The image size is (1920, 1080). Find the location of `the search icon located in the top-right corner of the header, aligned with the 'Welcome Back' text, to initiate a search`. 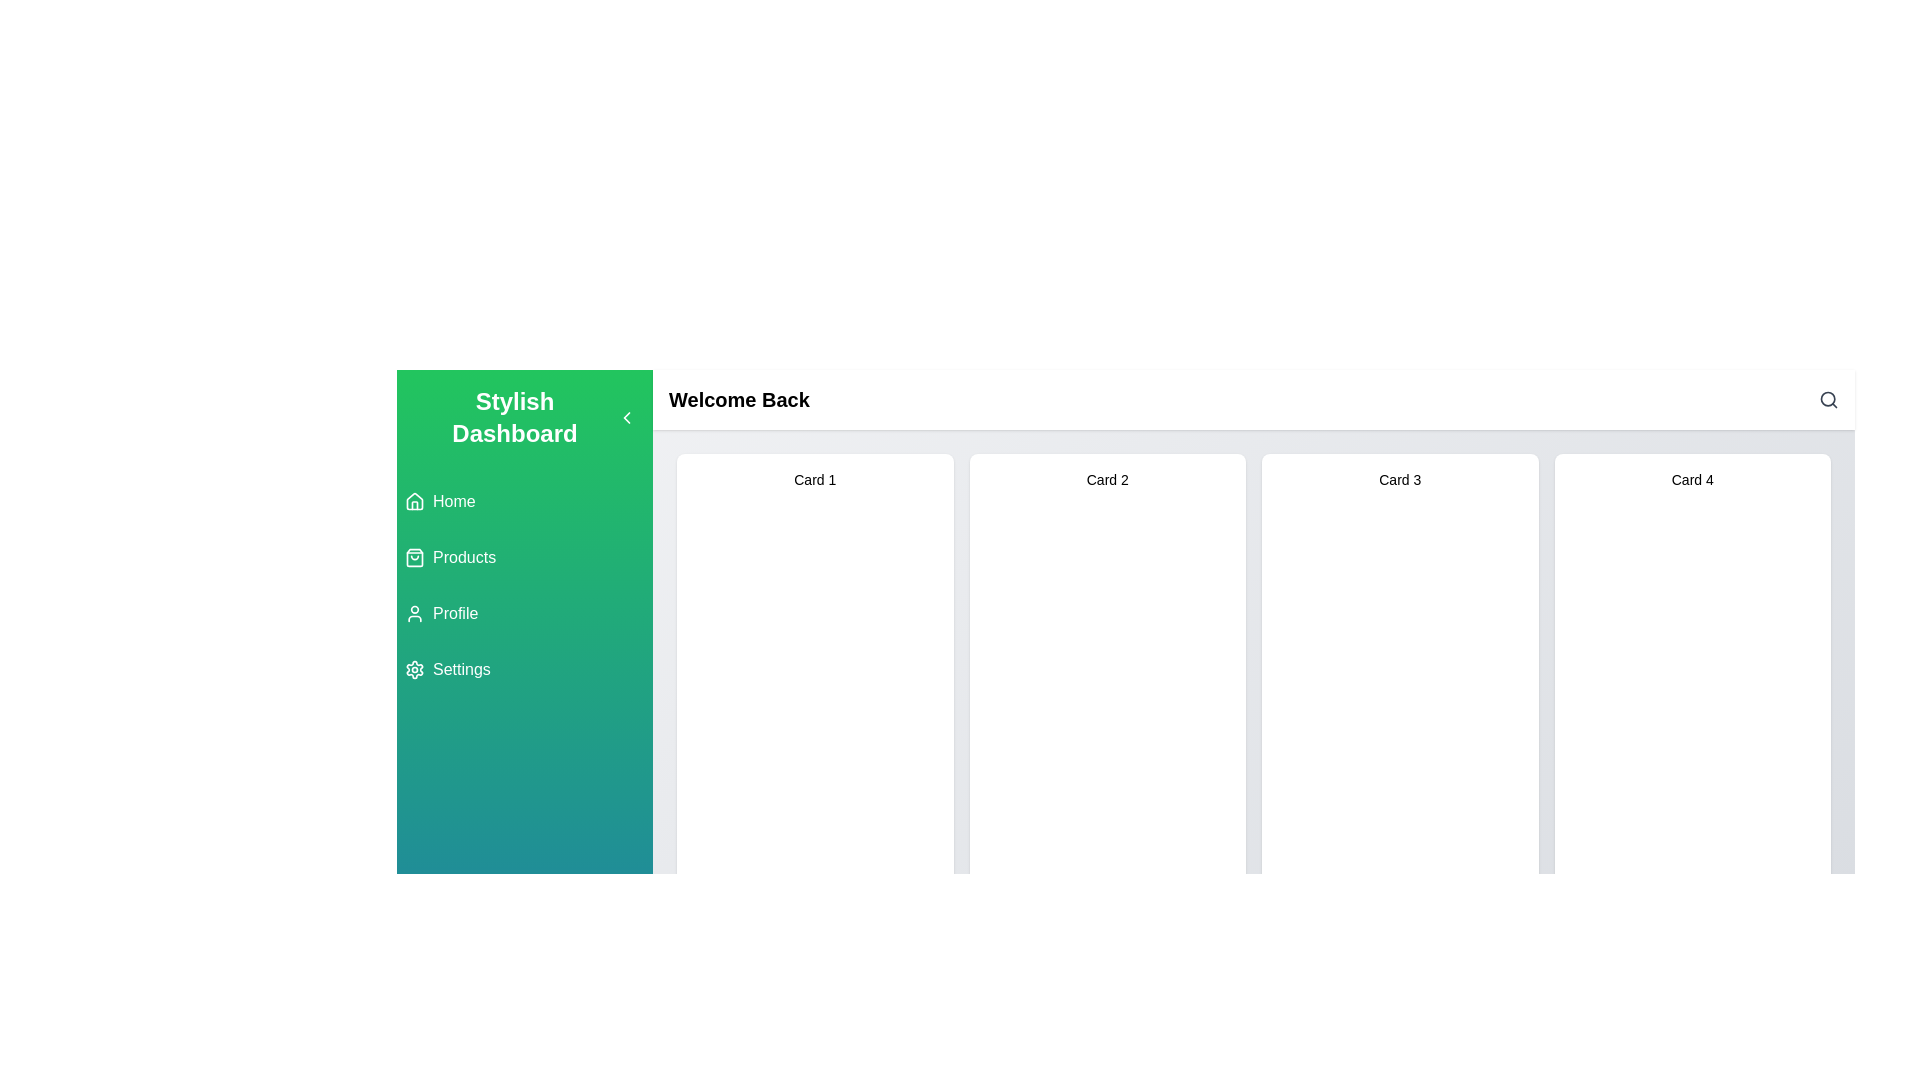

the search icon located in the top-right corner of the header, aligned with the 'Welcome Back' text, to initiate a search is located at coordinates (1828, 400).